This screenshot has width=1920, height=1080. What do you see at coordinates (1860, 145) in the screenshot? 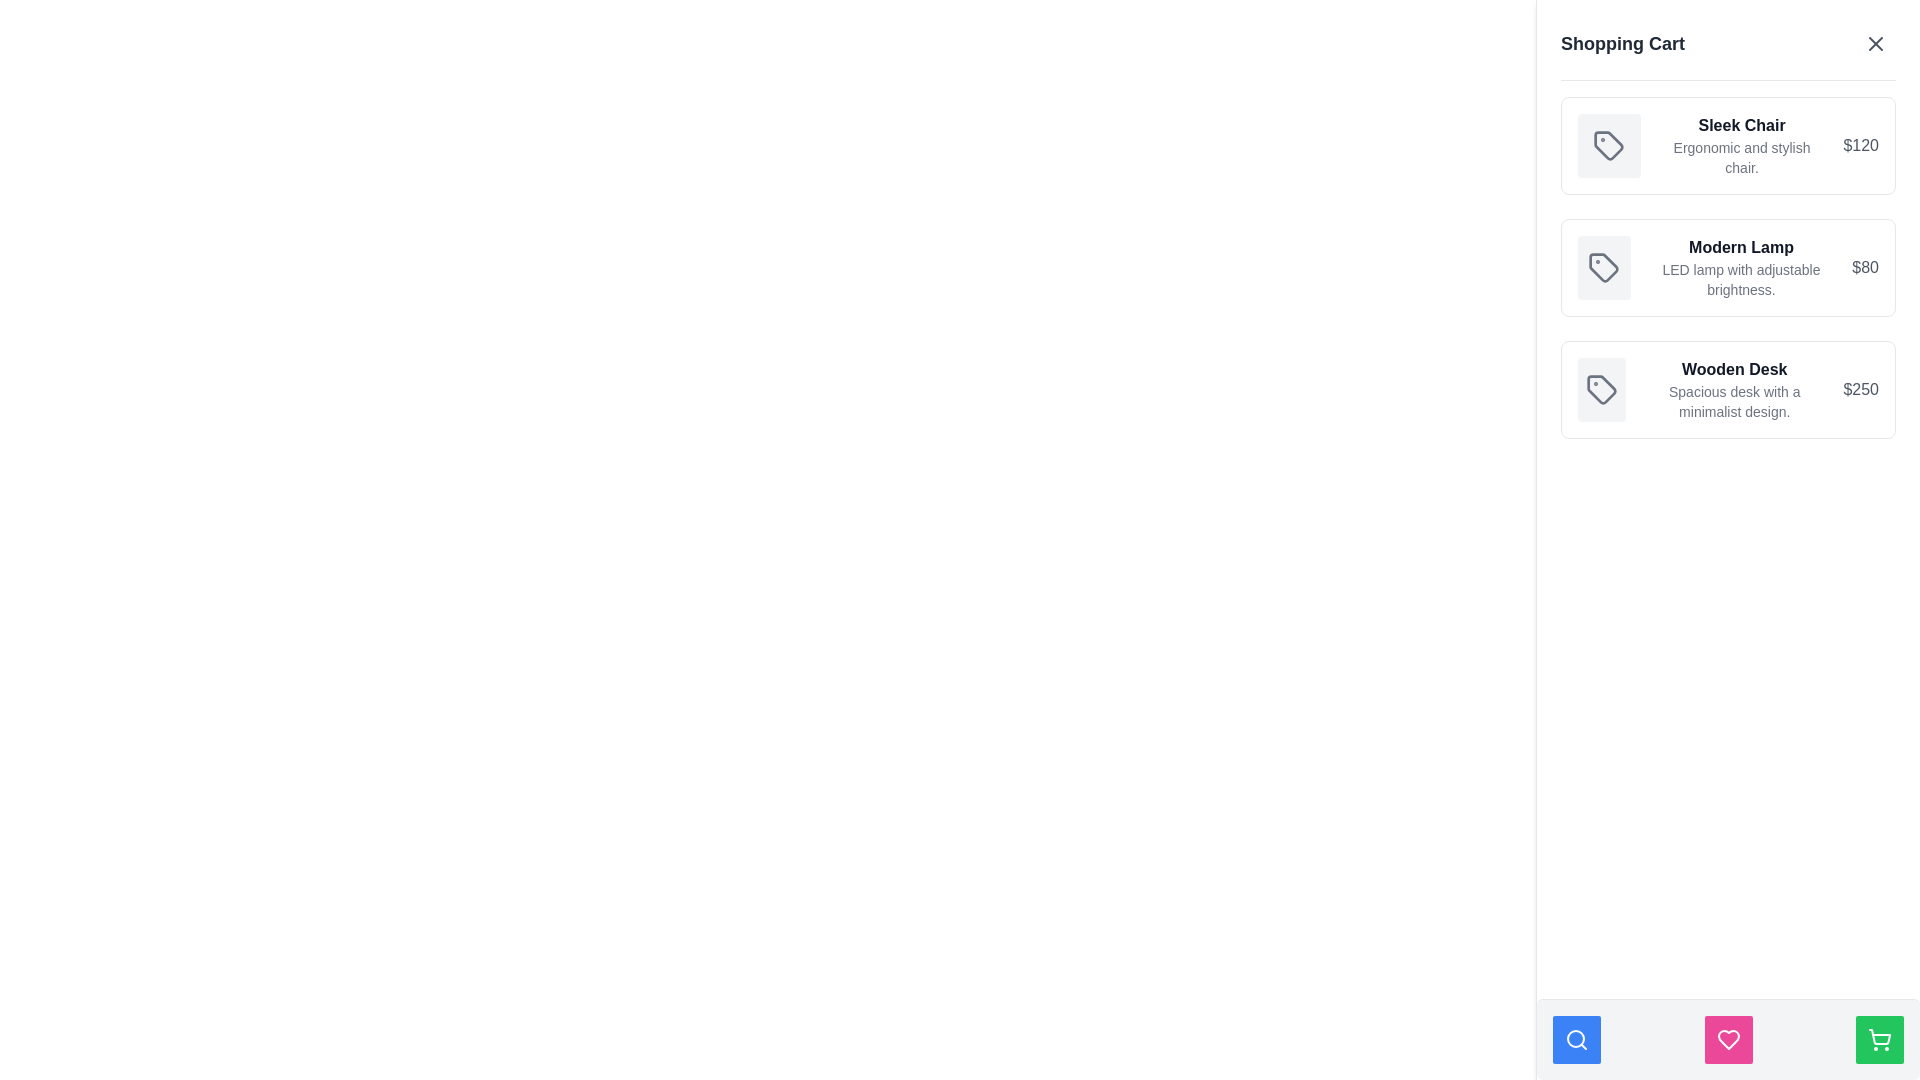
I see `the price label for the 'Sleek Chair' located in the shopping cart section, positioned to the far right of its containing box` at bounding box center [1860, 145].